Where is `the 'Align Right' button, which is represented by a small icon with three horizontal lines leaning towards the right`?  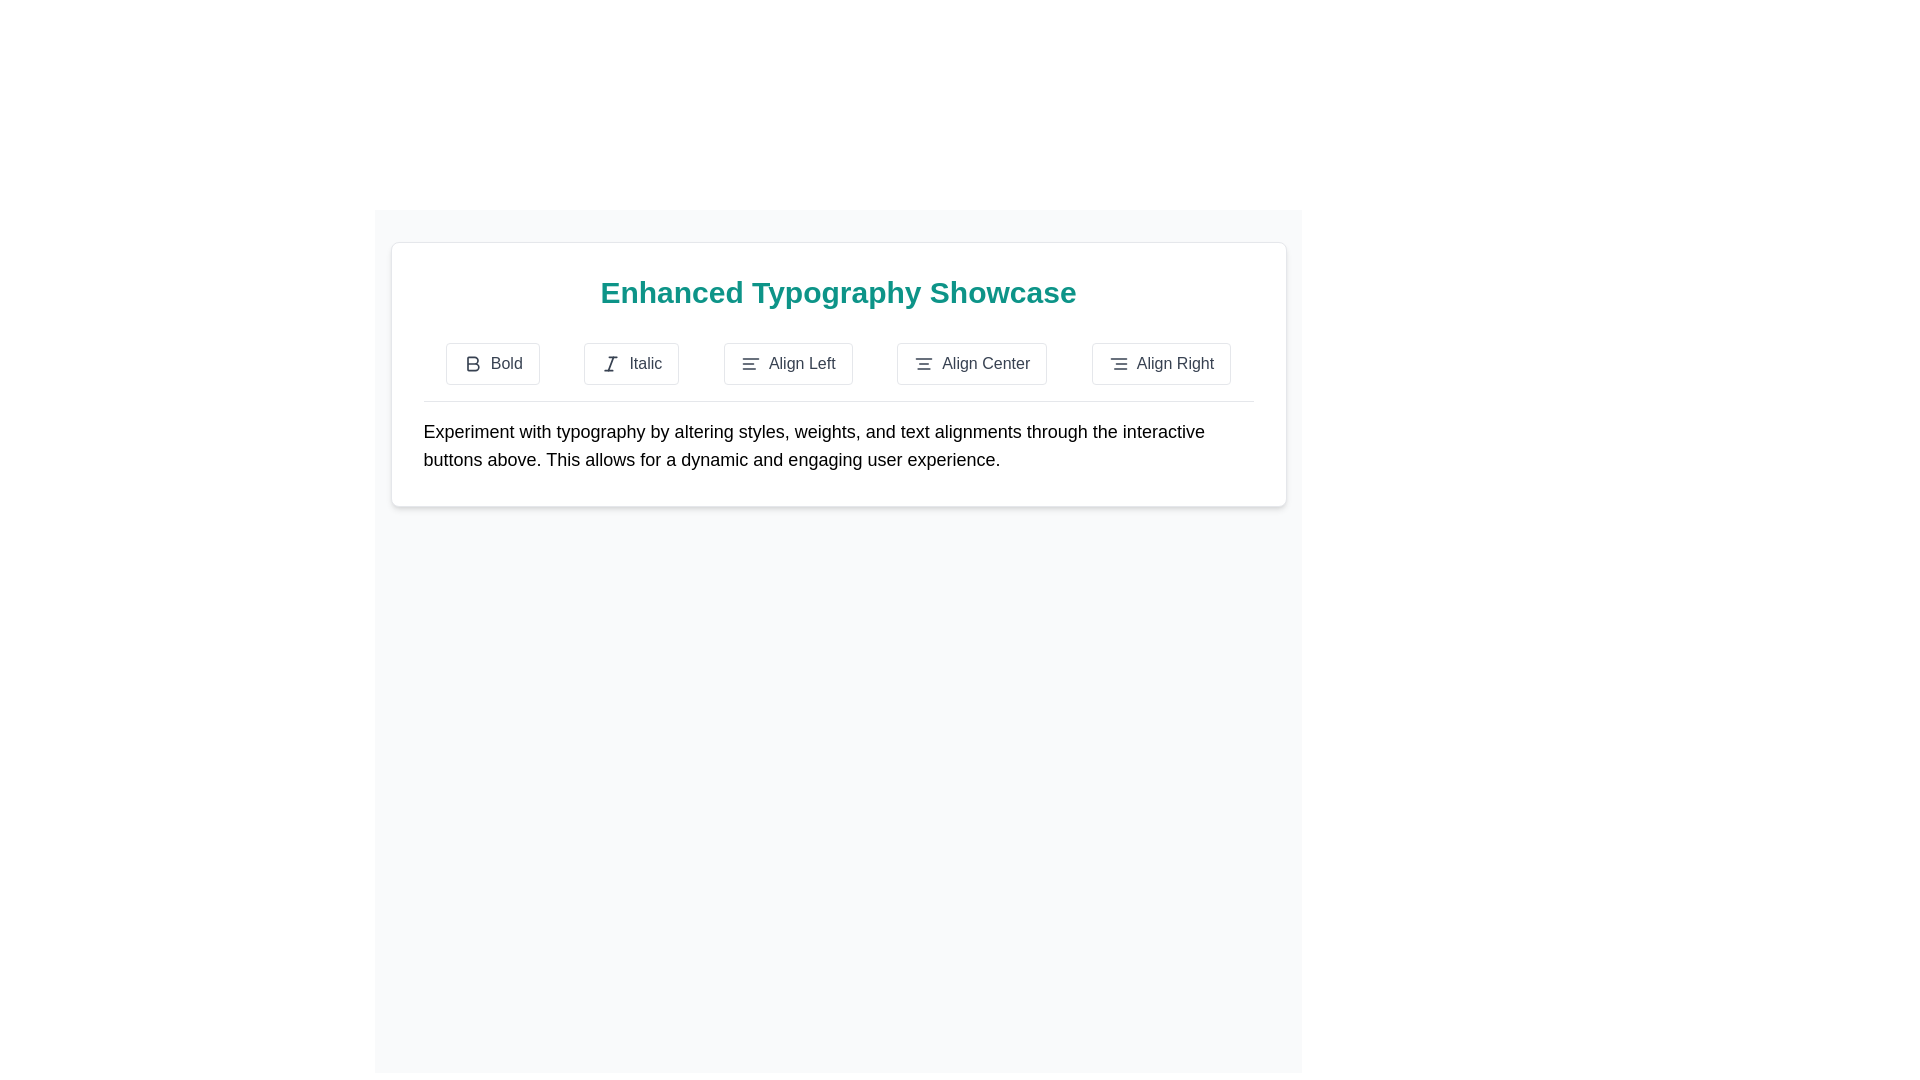
the 'Align Right' button, which is represented by a small icon with three horizontal lines leaning towards the right is located at coordinates (1117, 363).